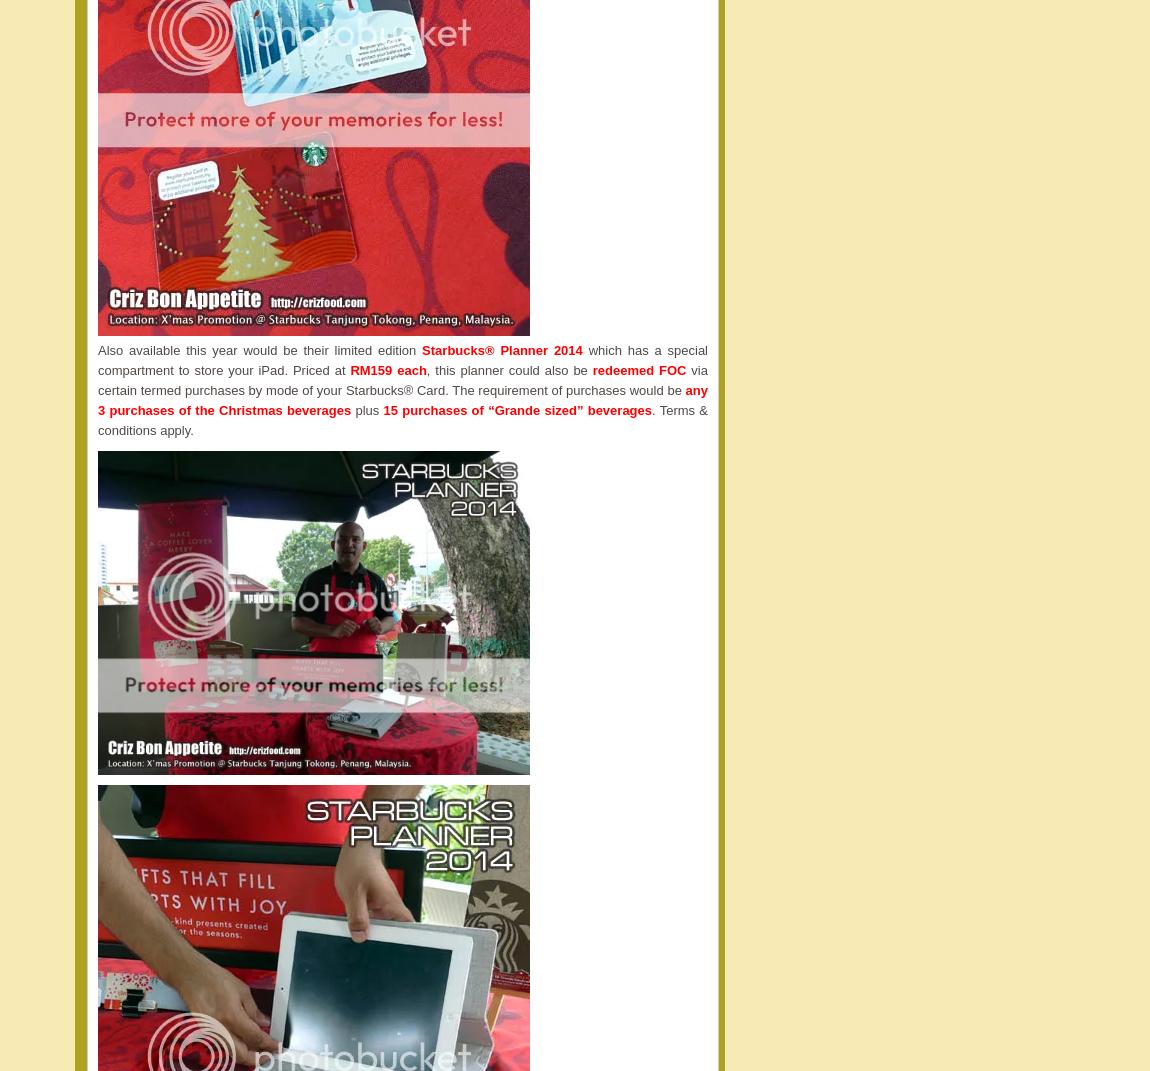 This screenshot has height=1071, width=1150. What do you see at coordinates (638, 369) in the screenshot?
I see `'redeemed FOC'` at bounding box center [638, 369].